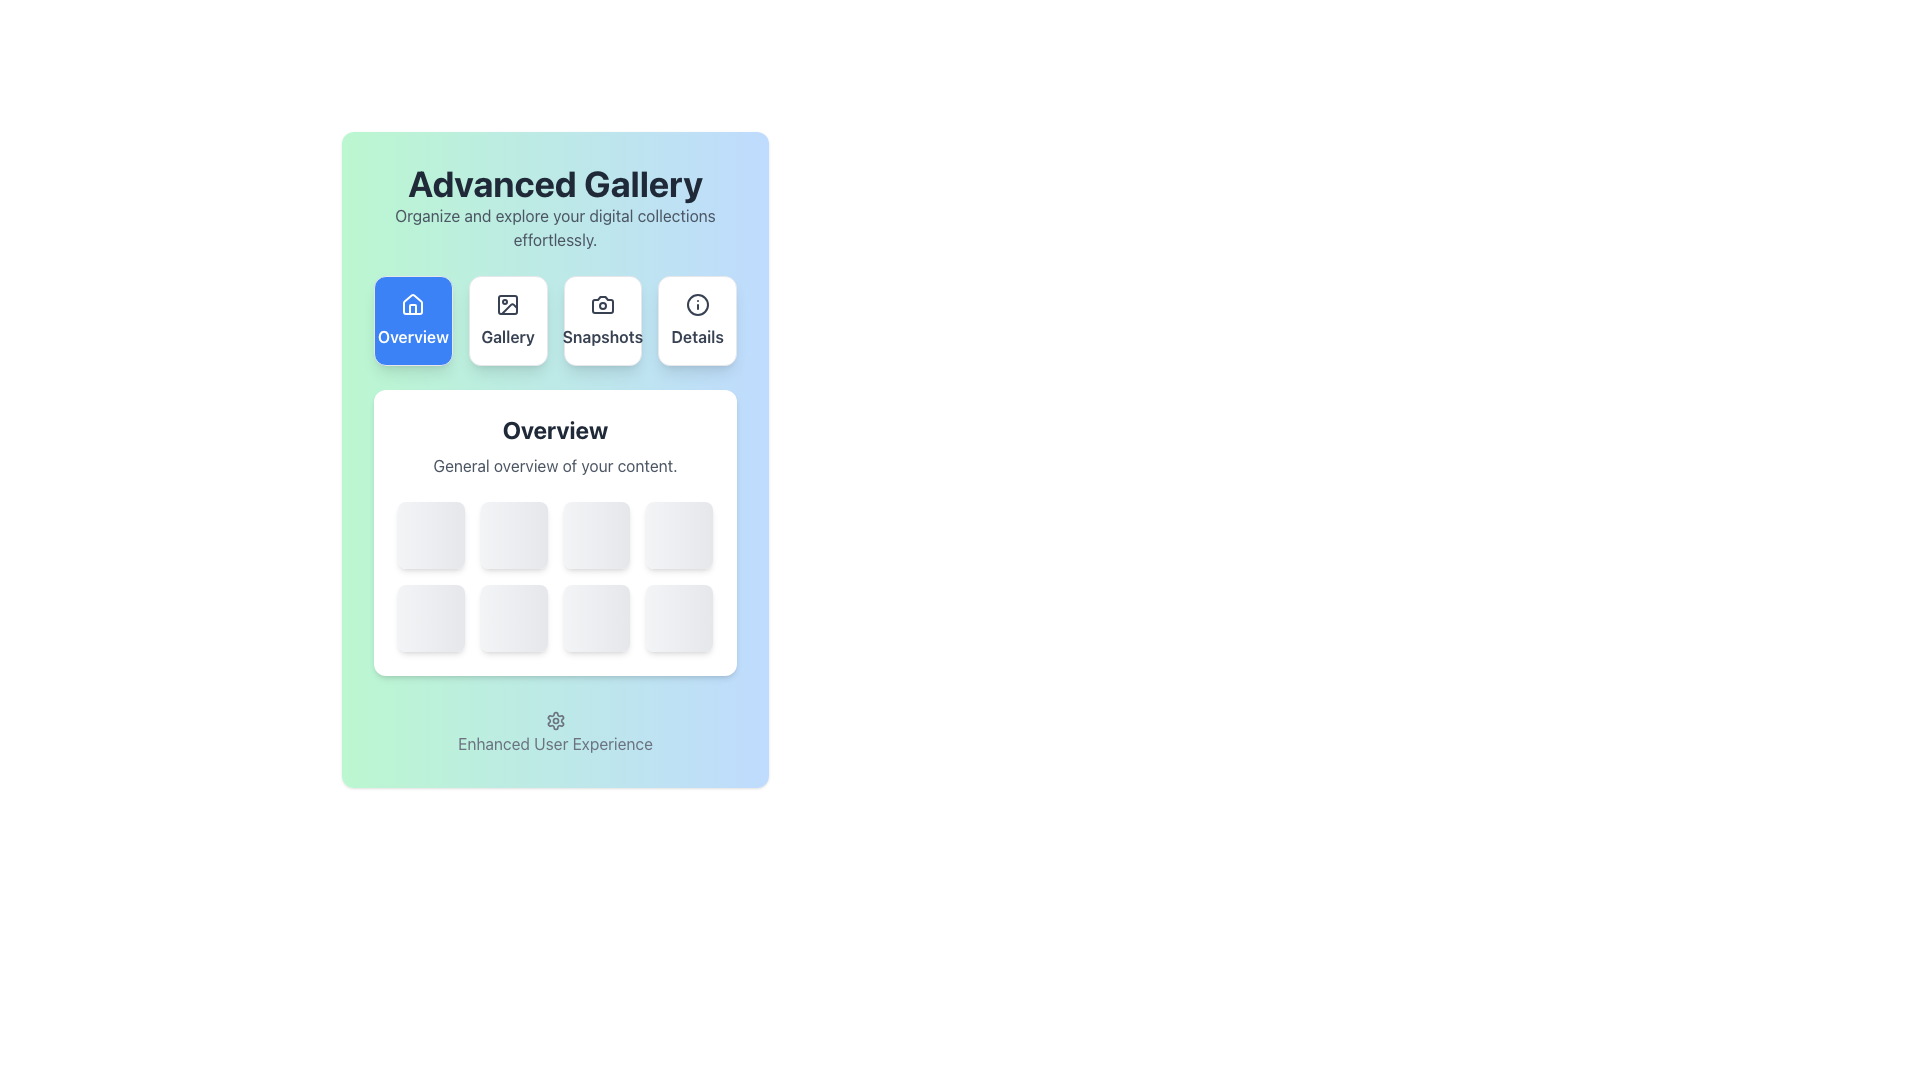 The width and height of the screenshot is (1920, 1080). Describe the element at coordinates (555, 721) in the screenshot. I see `the gear-shaped icon located near the bottom center of the interface, above the label 'Enhanced User Experience'` at that location.